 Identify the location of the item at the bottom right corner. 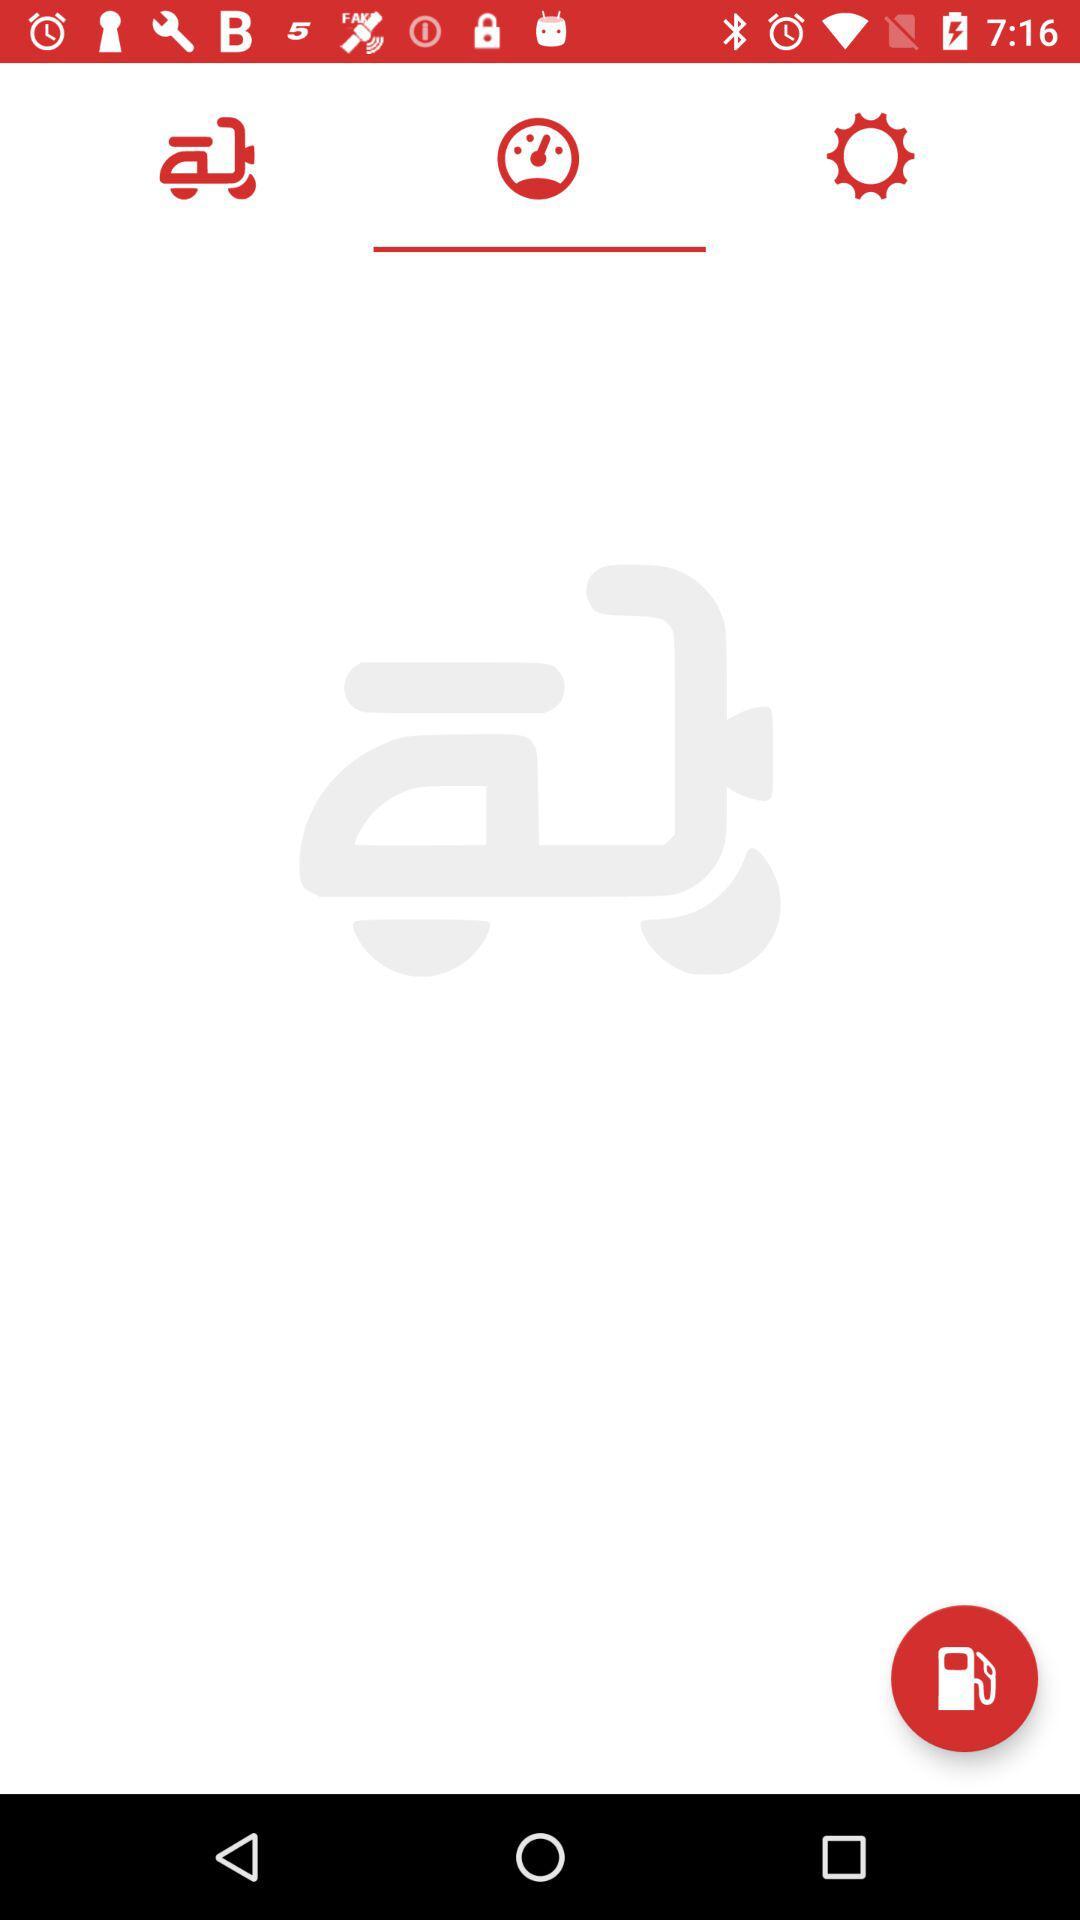
(963, 1678).